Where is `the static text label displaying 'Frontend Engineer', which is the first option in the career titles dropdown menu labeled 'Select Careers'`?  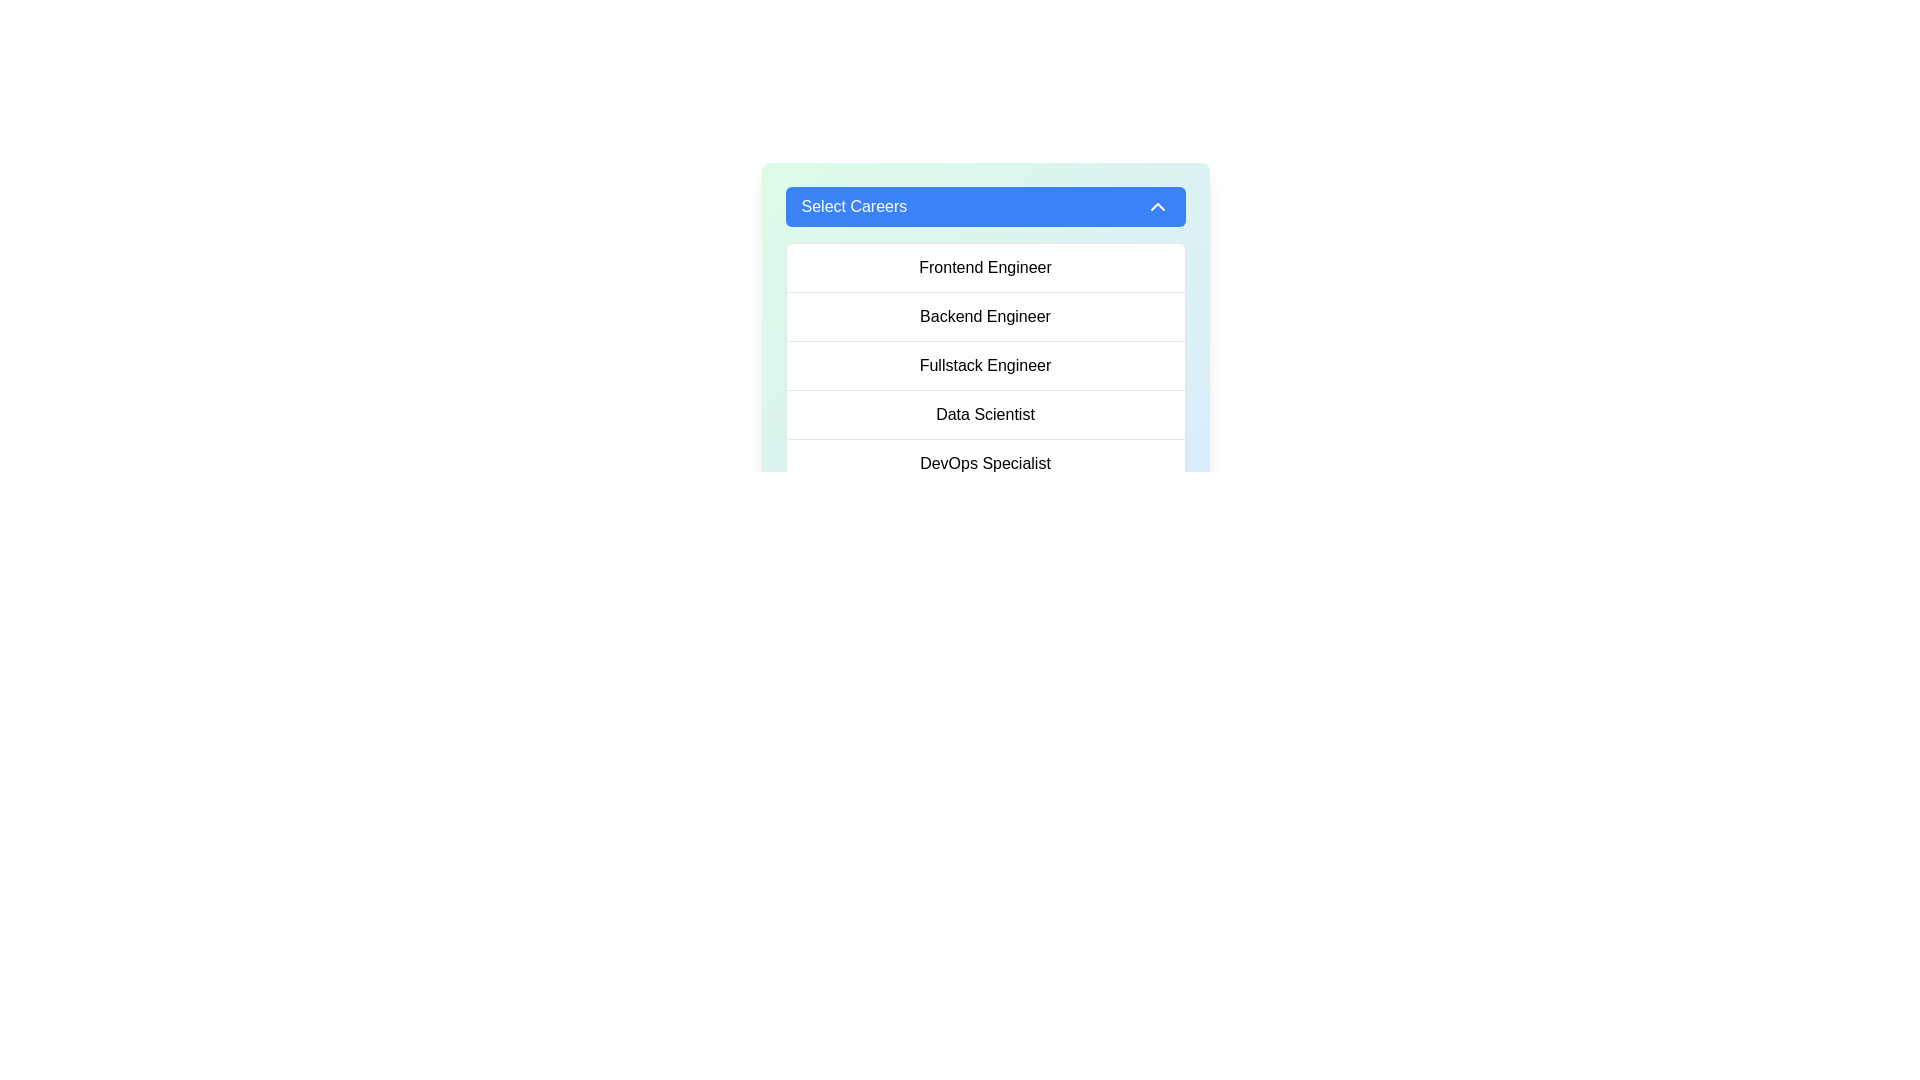
the static text label displaying 'Frontend Engineer', which is the first option in the career titles dropdown menu labeled 'Select Careers' is located at coordinates (985, 267).